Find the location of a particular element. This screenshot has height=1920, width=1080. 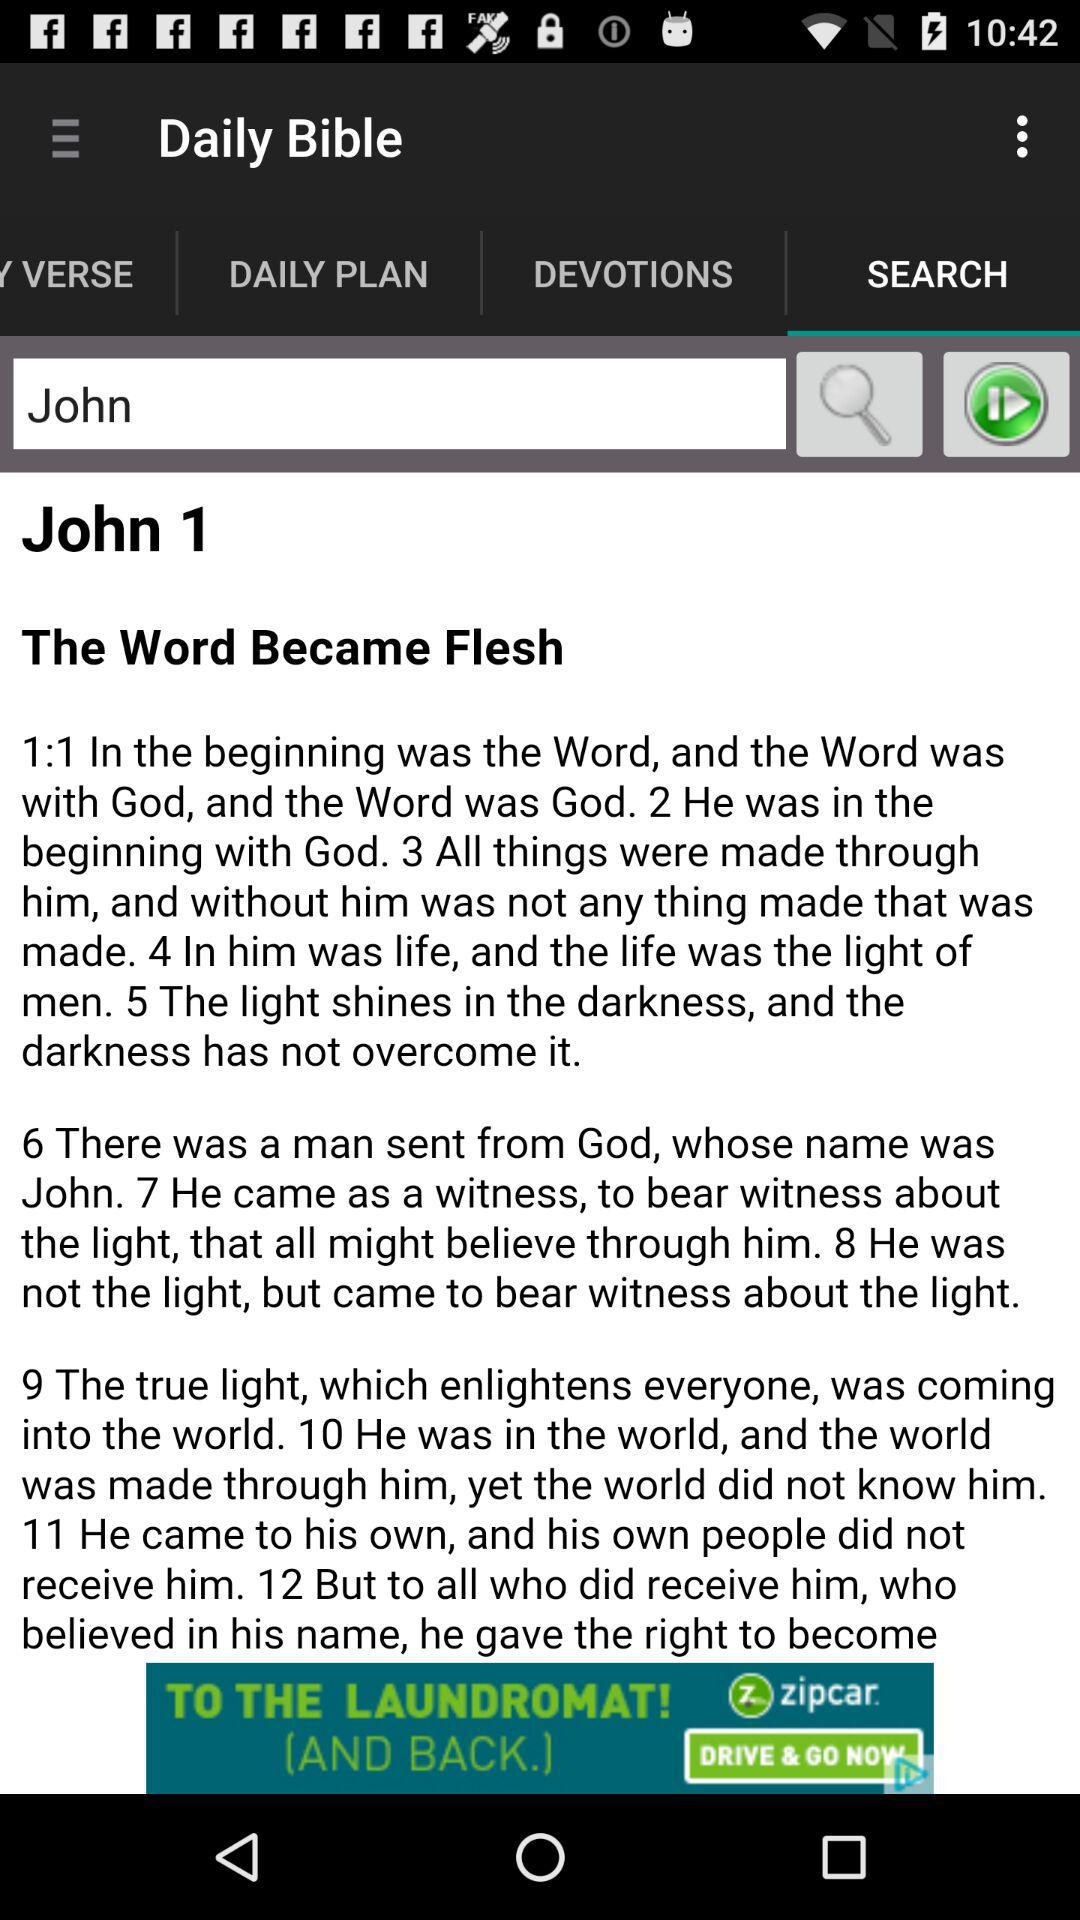

search button is located at coordinates (858, 403).